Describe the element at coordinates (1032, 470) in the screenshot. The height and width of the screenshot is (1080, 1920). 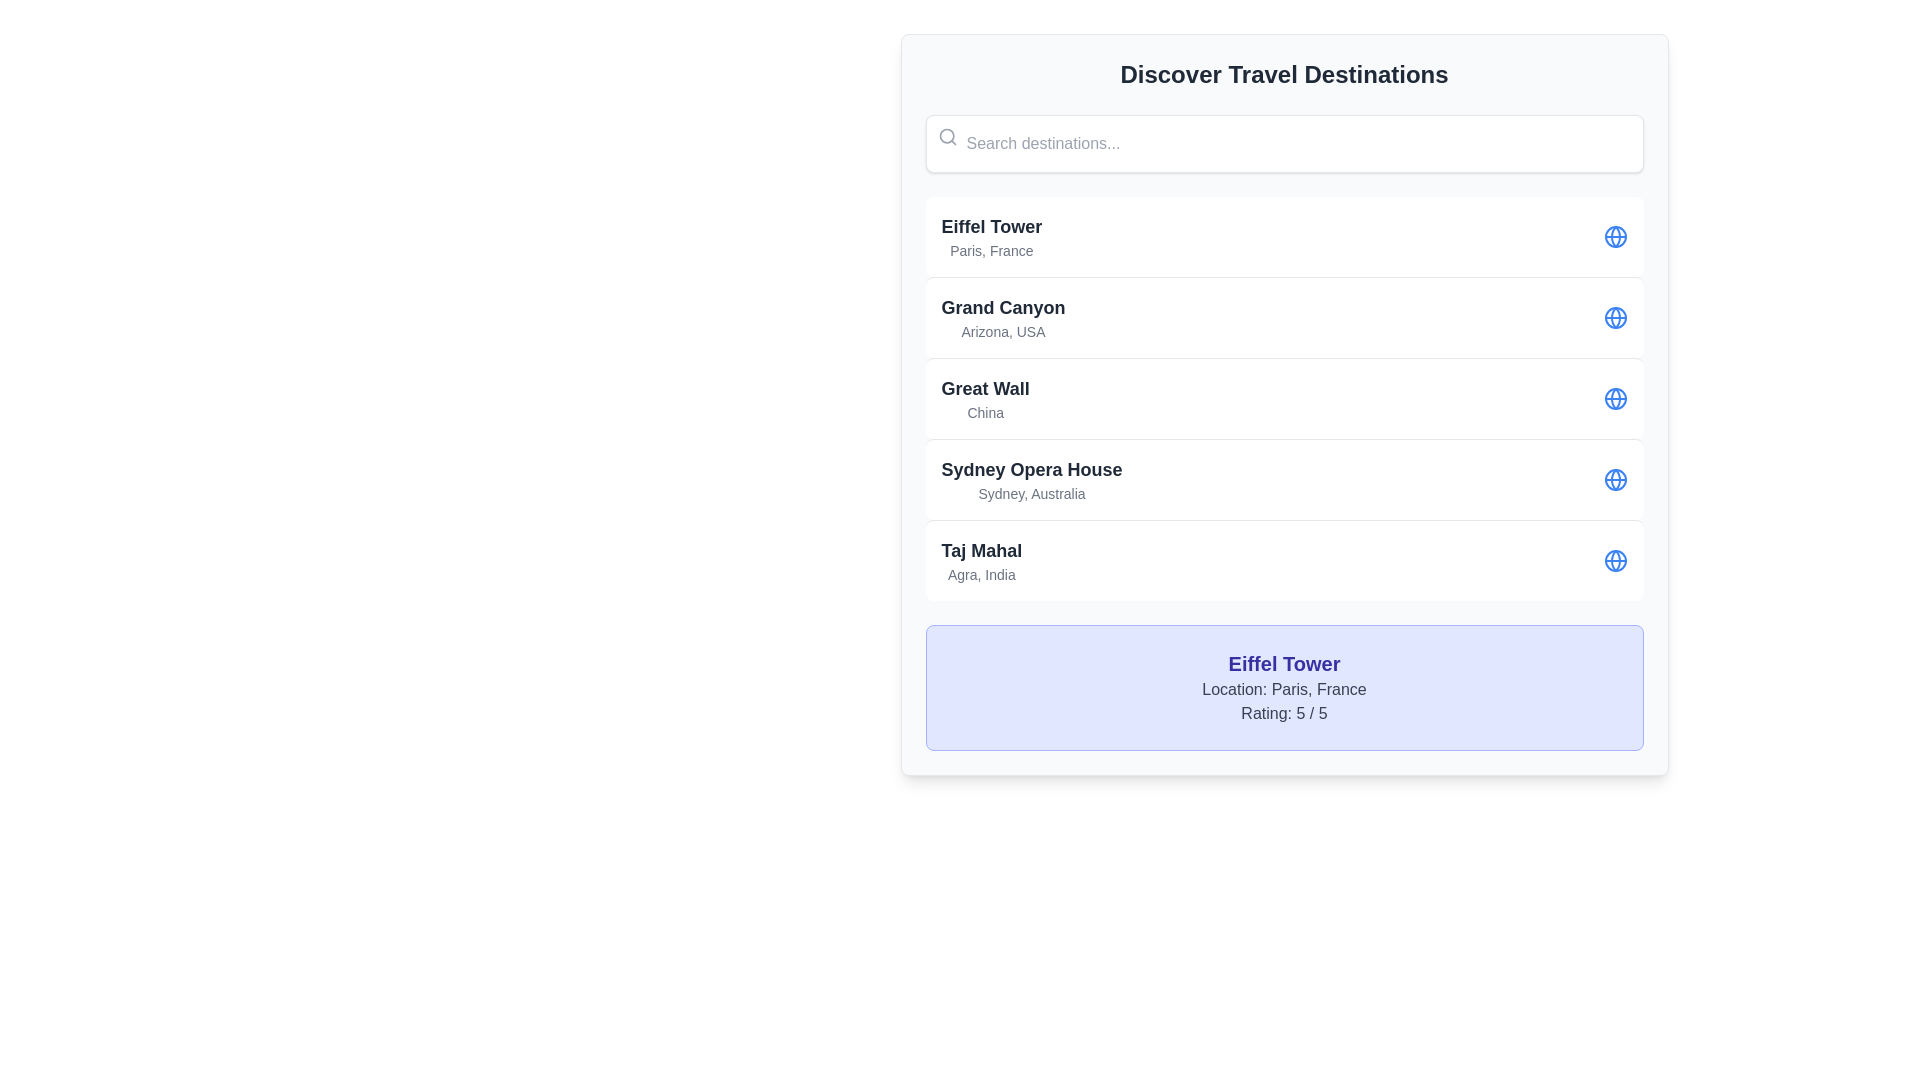
I see `text label for the fourth destination entry in the vertical list, which prominently displays the name of the destination` at that location.